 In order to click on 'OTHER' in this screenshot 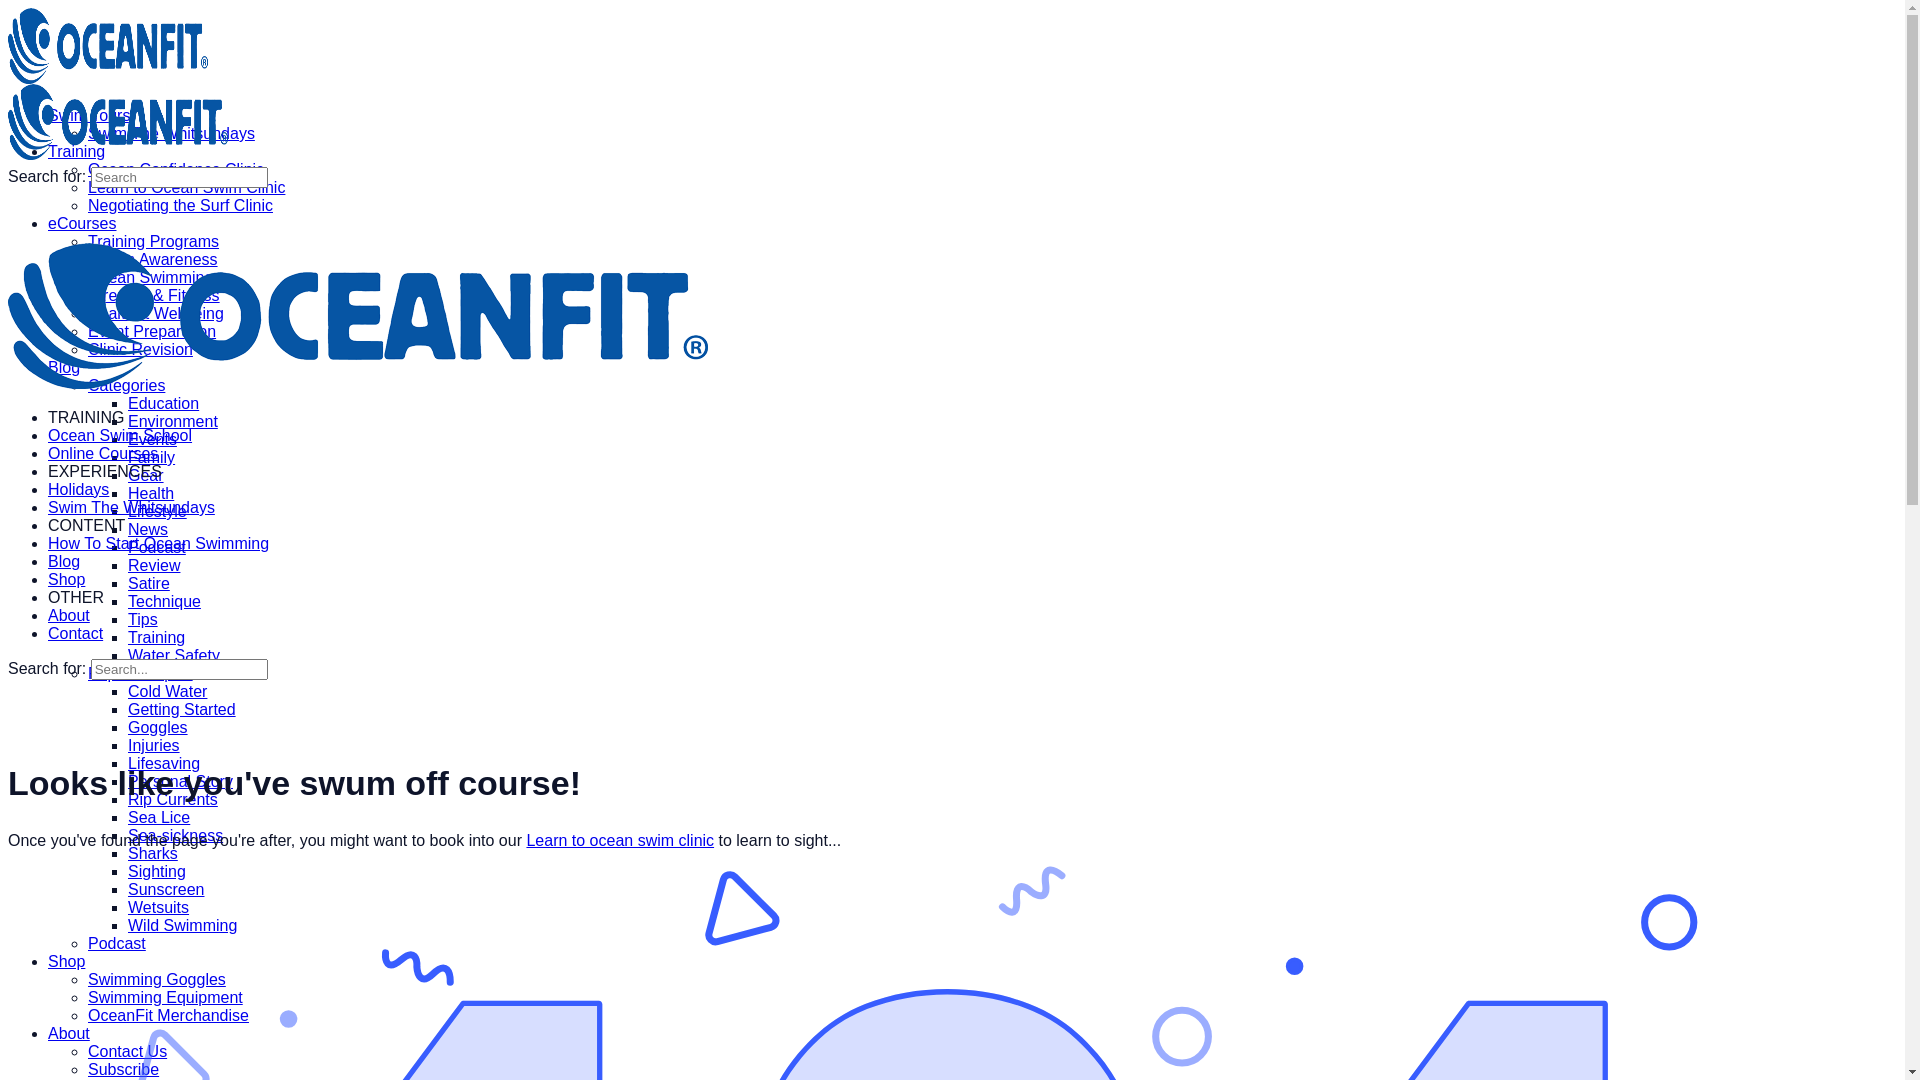, I will do `click(76, 596)`.